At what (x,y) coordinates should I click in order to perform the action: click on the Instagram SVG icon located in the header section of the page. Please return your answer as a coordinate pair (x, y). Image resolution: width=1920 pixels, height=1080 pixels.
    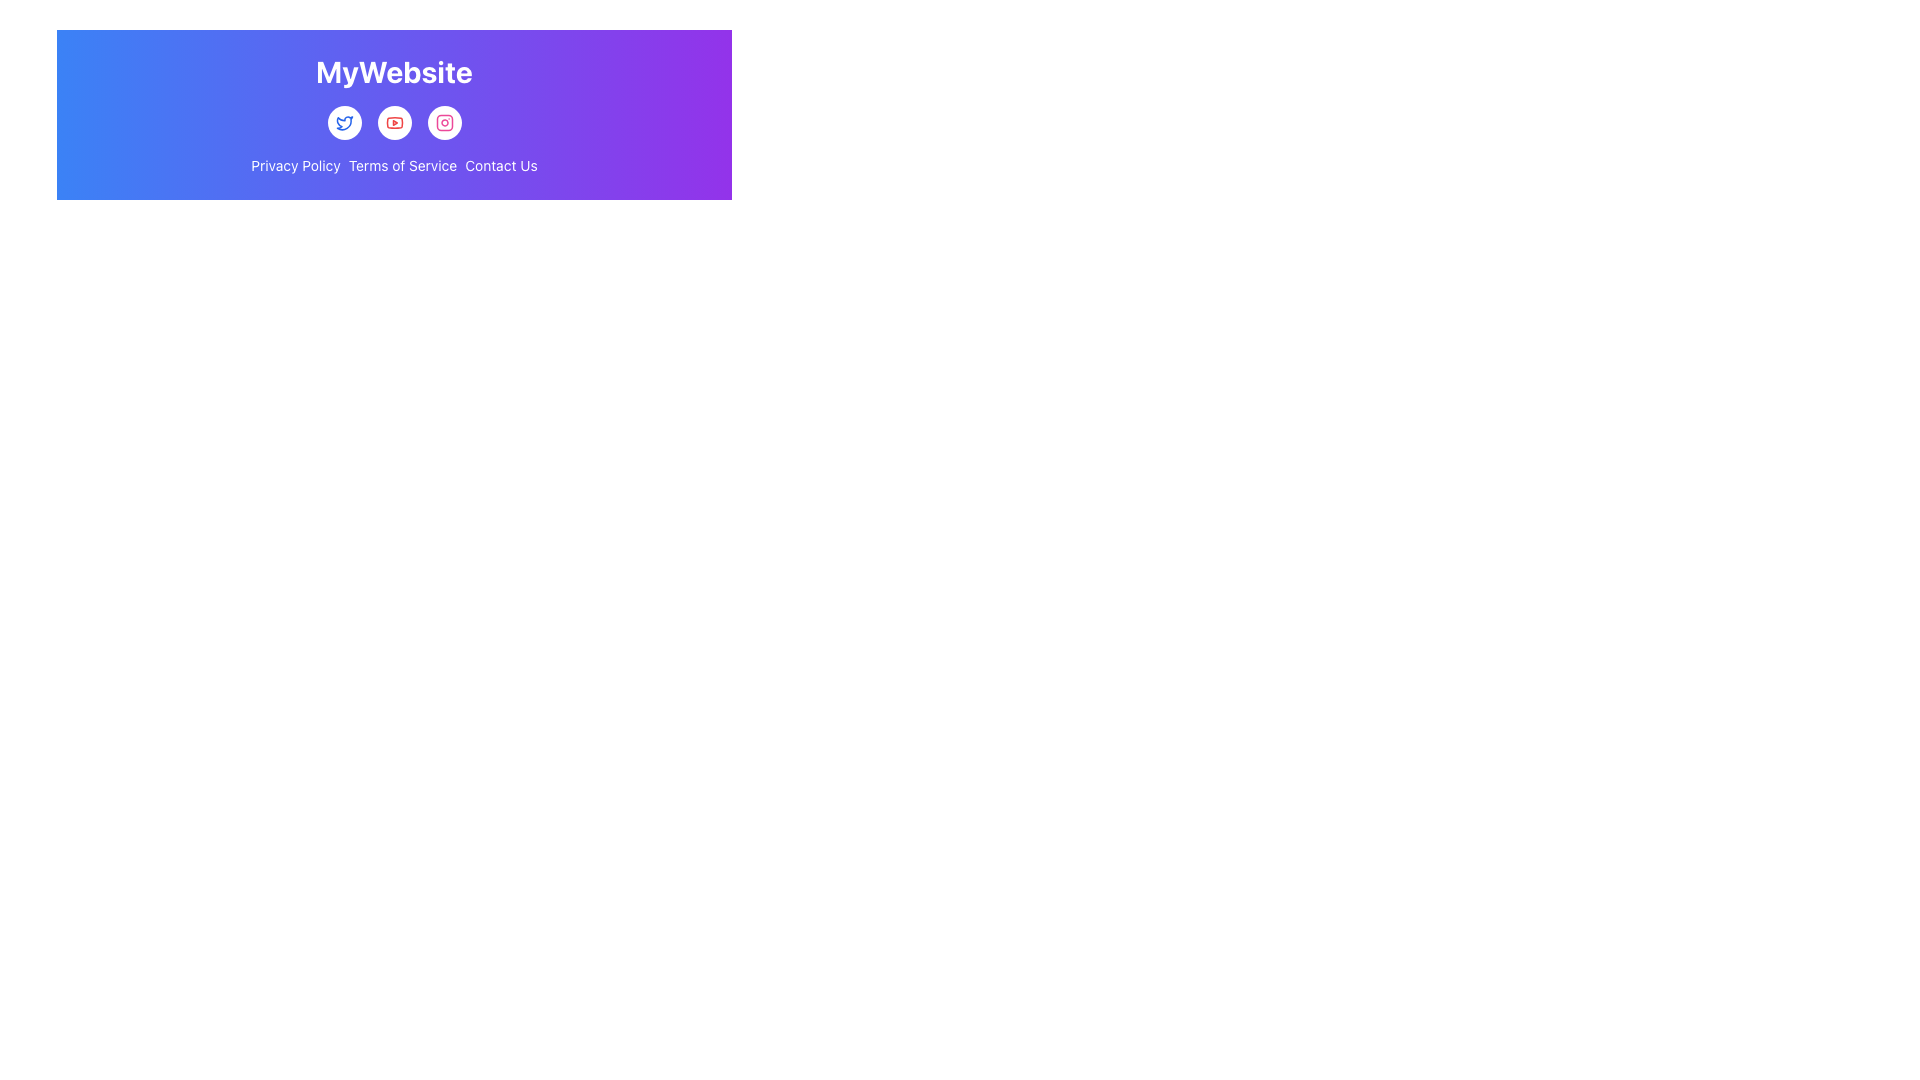
    Looking at the image, I should click on (443, 123).